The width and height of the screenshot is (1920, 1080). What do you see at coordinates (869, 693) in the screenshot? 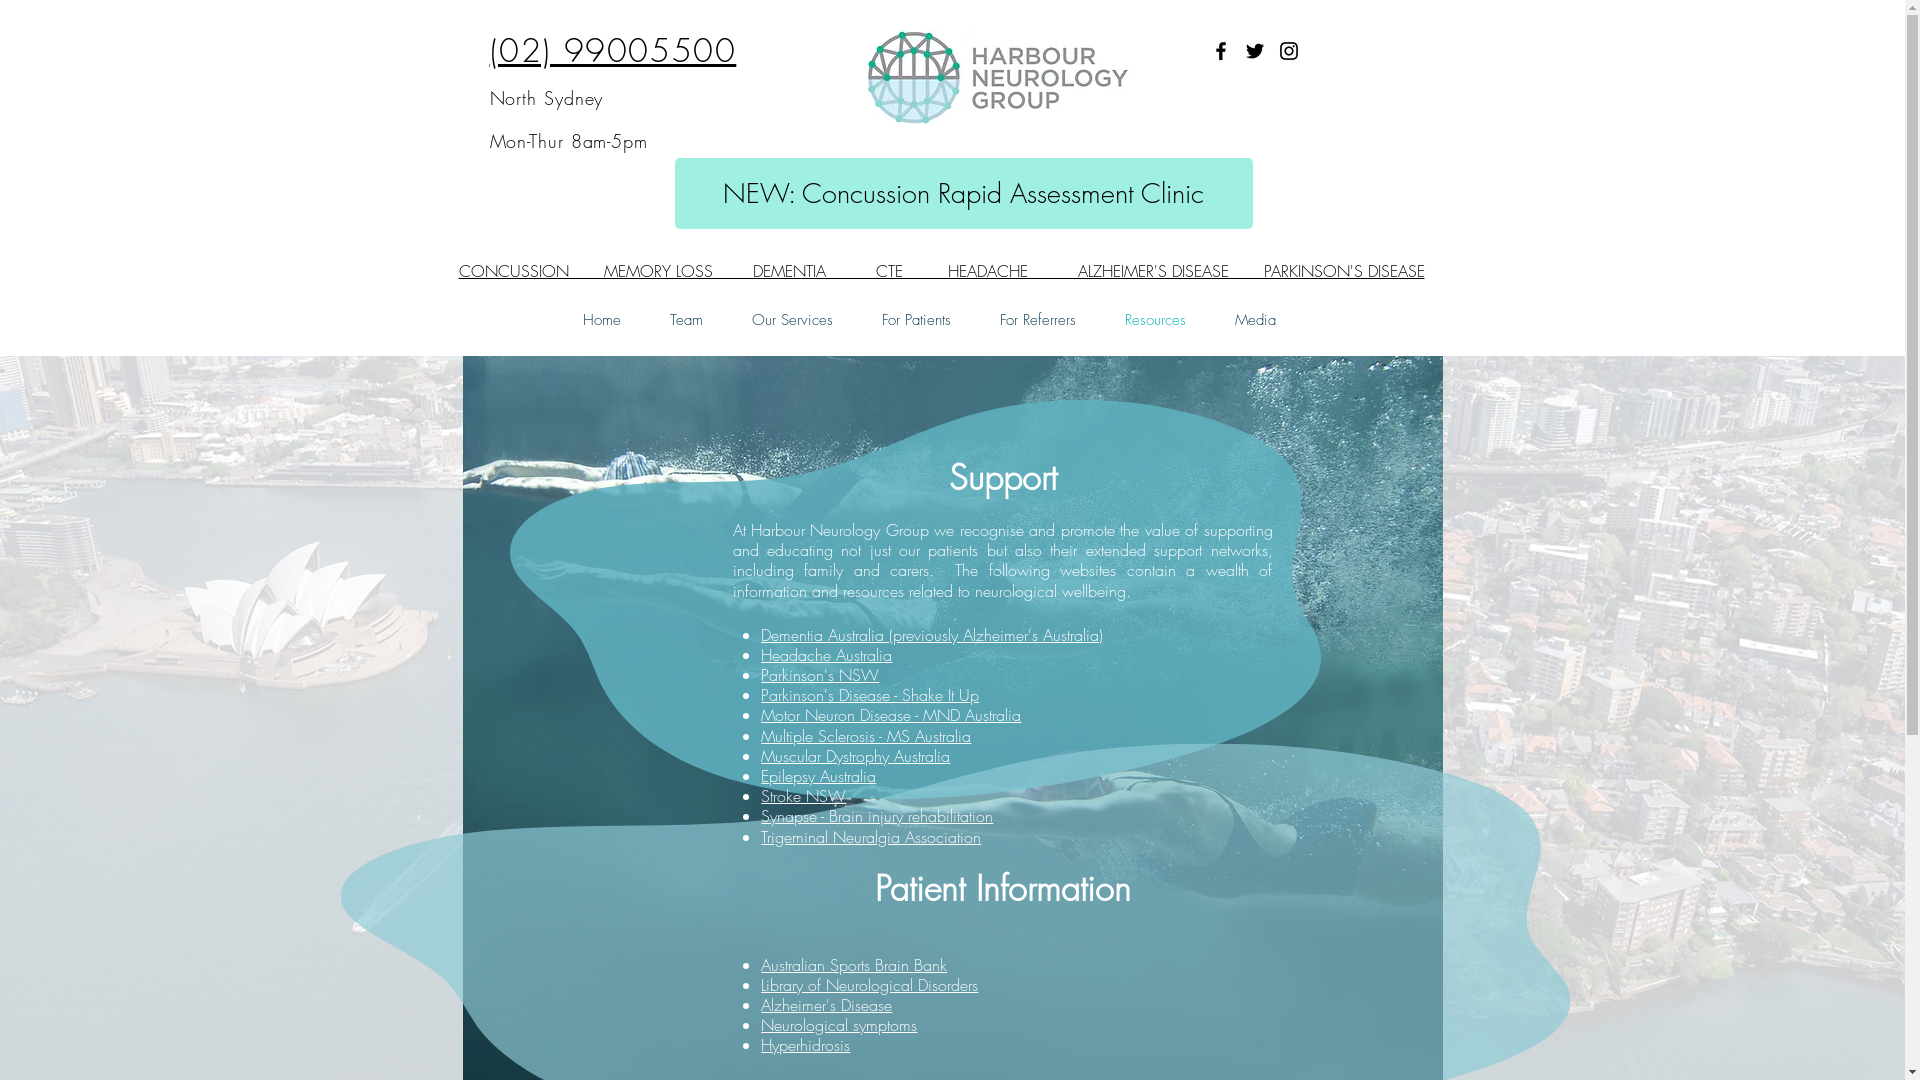
I see `'Parkinson's Disease - Shake It Up'` at bounding box center [869, 693].